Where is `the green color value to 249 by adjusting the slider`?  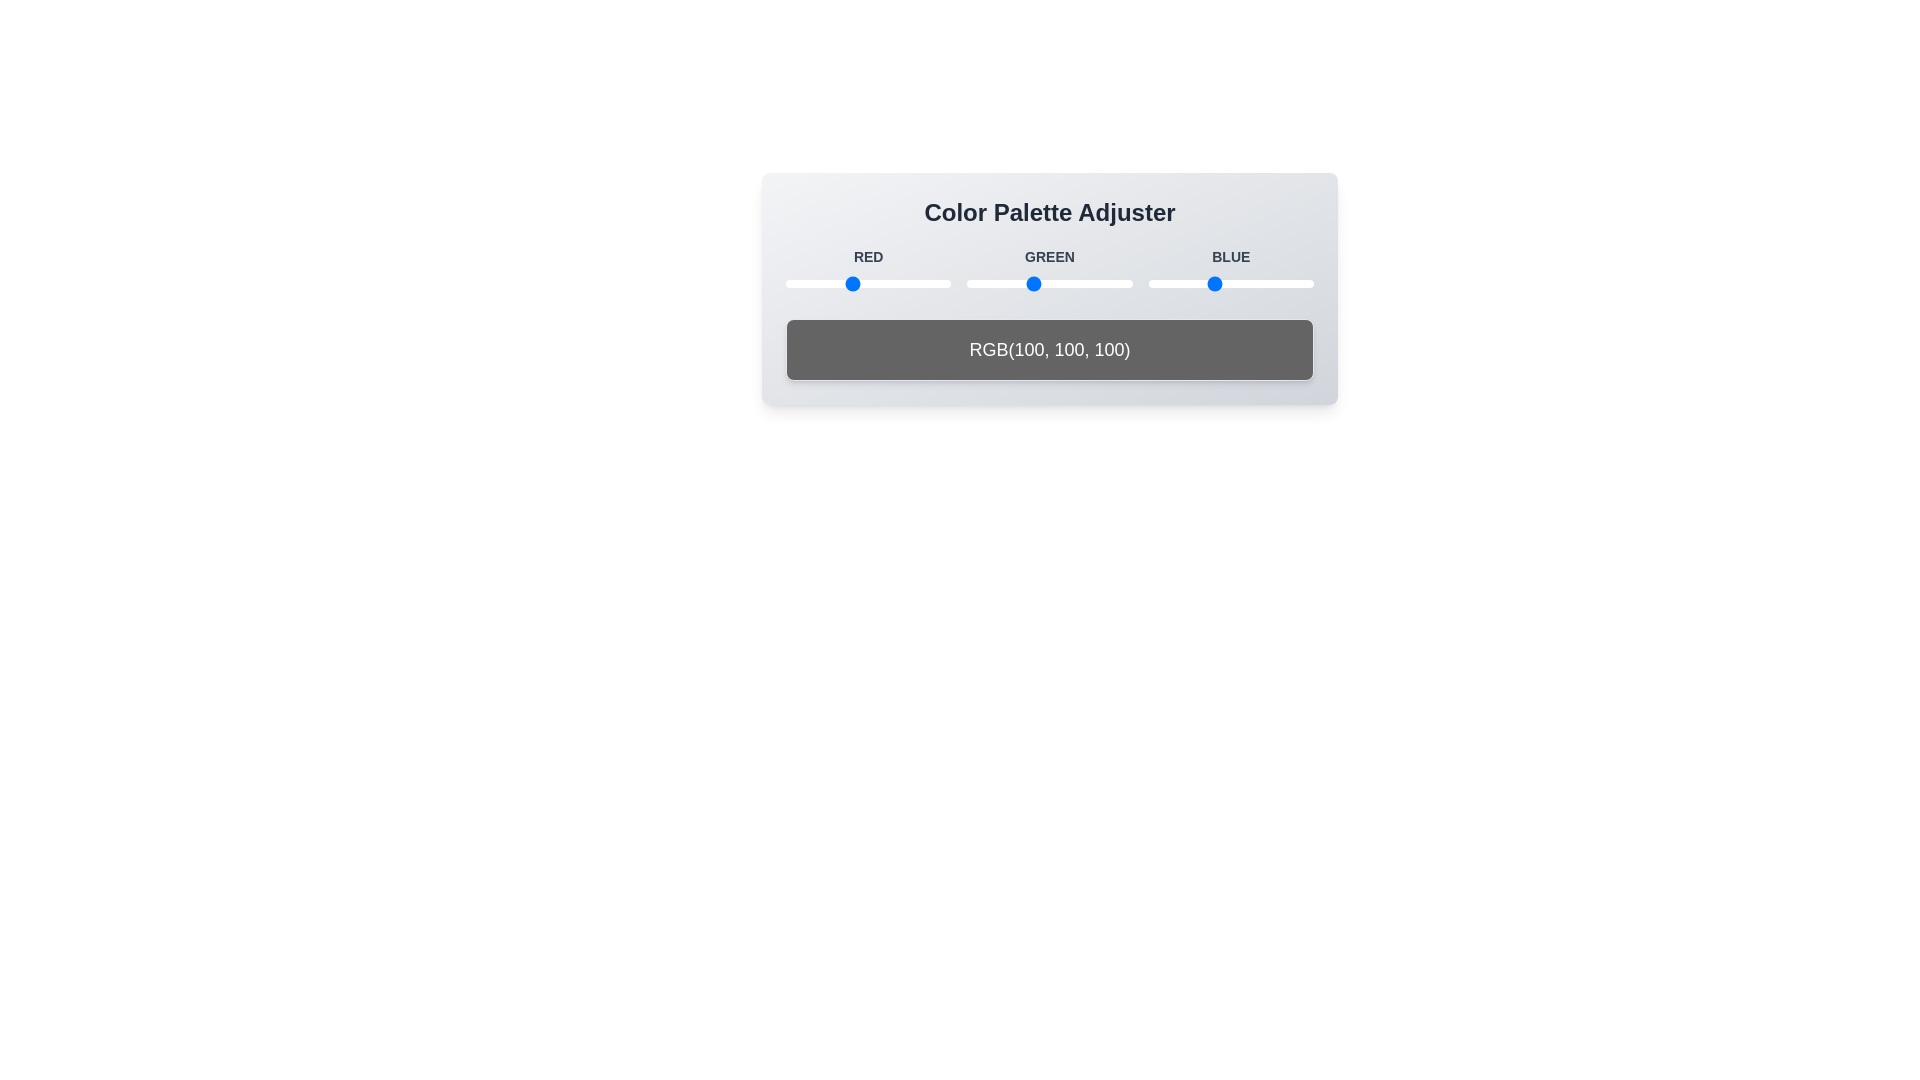 the green color value to 249 by adjusting the slider is located at coordinates (1128, 284).